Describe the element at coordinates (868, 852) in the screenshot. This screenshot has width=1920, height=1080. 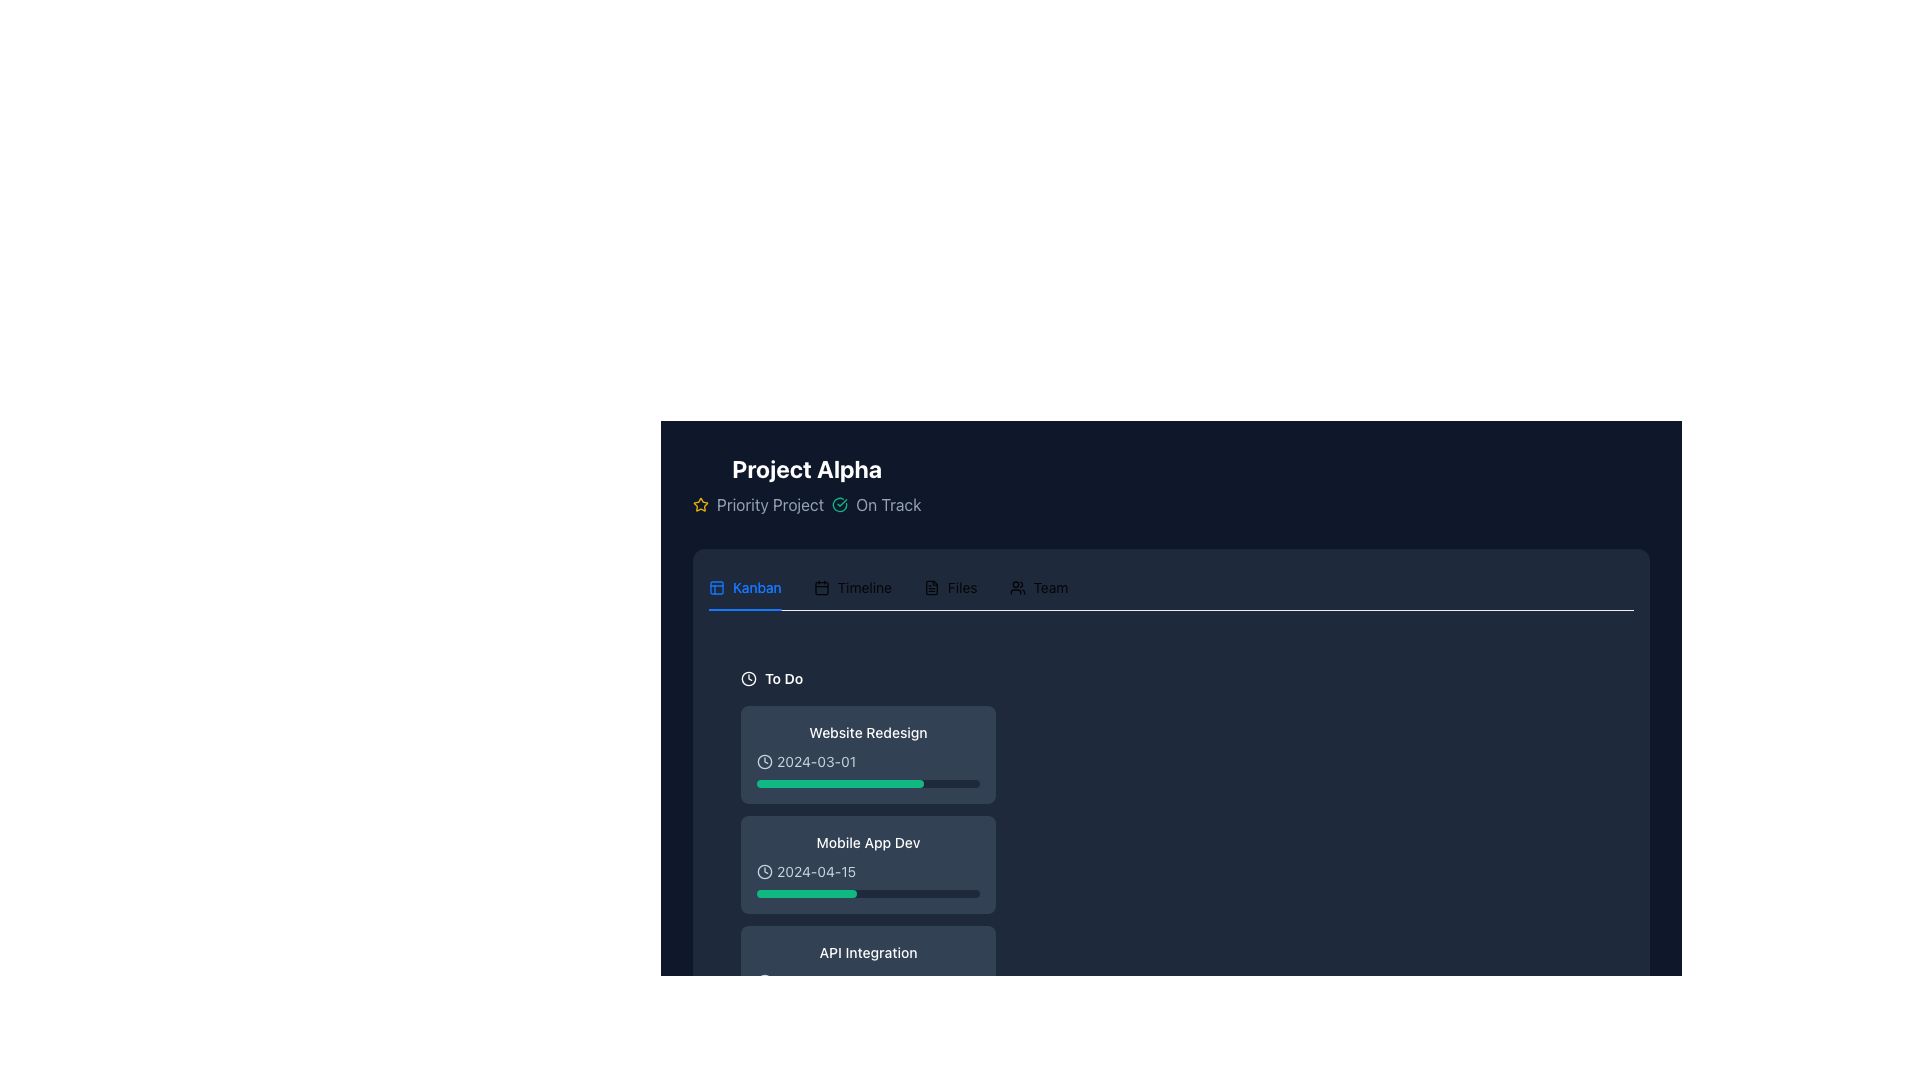
I see `the Task card component labeled 'Mobile App Dev' with a completion date of '2024-04-15' located in the 'To Do' section` at that location.